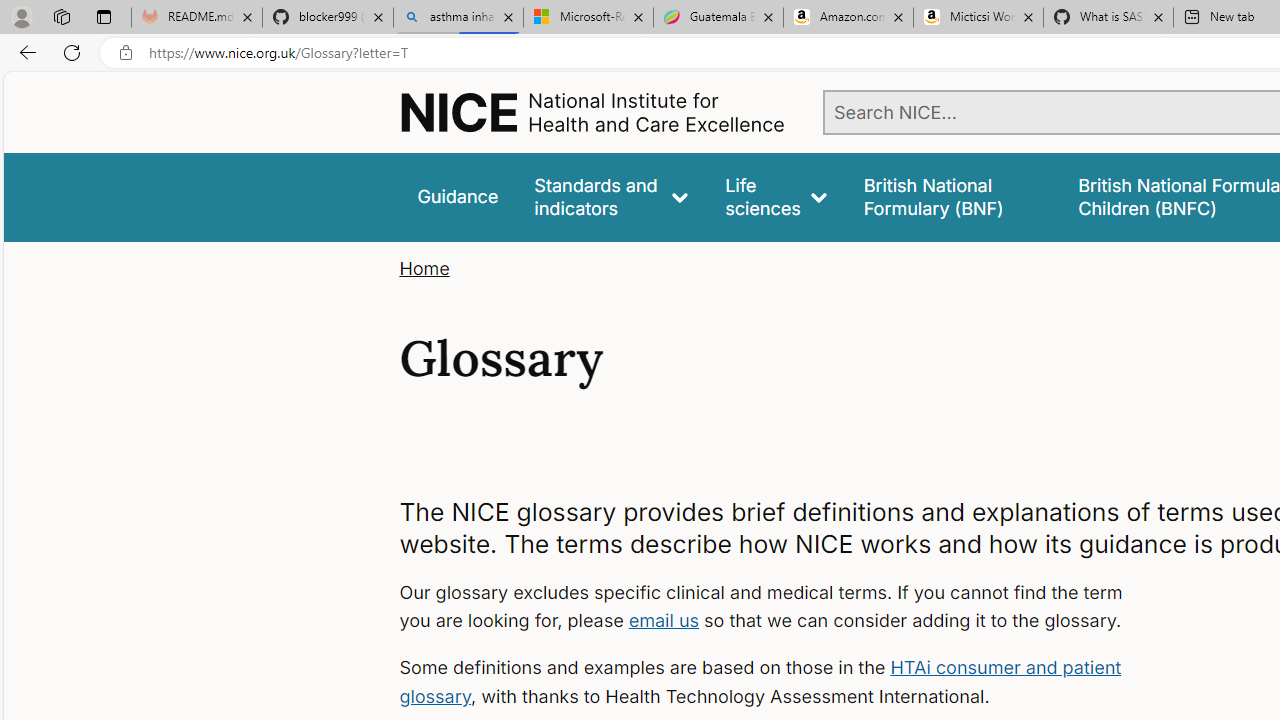 The height and width of the screenshot is (720, 1280). Describe the element at coordinates (664, 620) in the screenshot. I see `'email us'` at that location.